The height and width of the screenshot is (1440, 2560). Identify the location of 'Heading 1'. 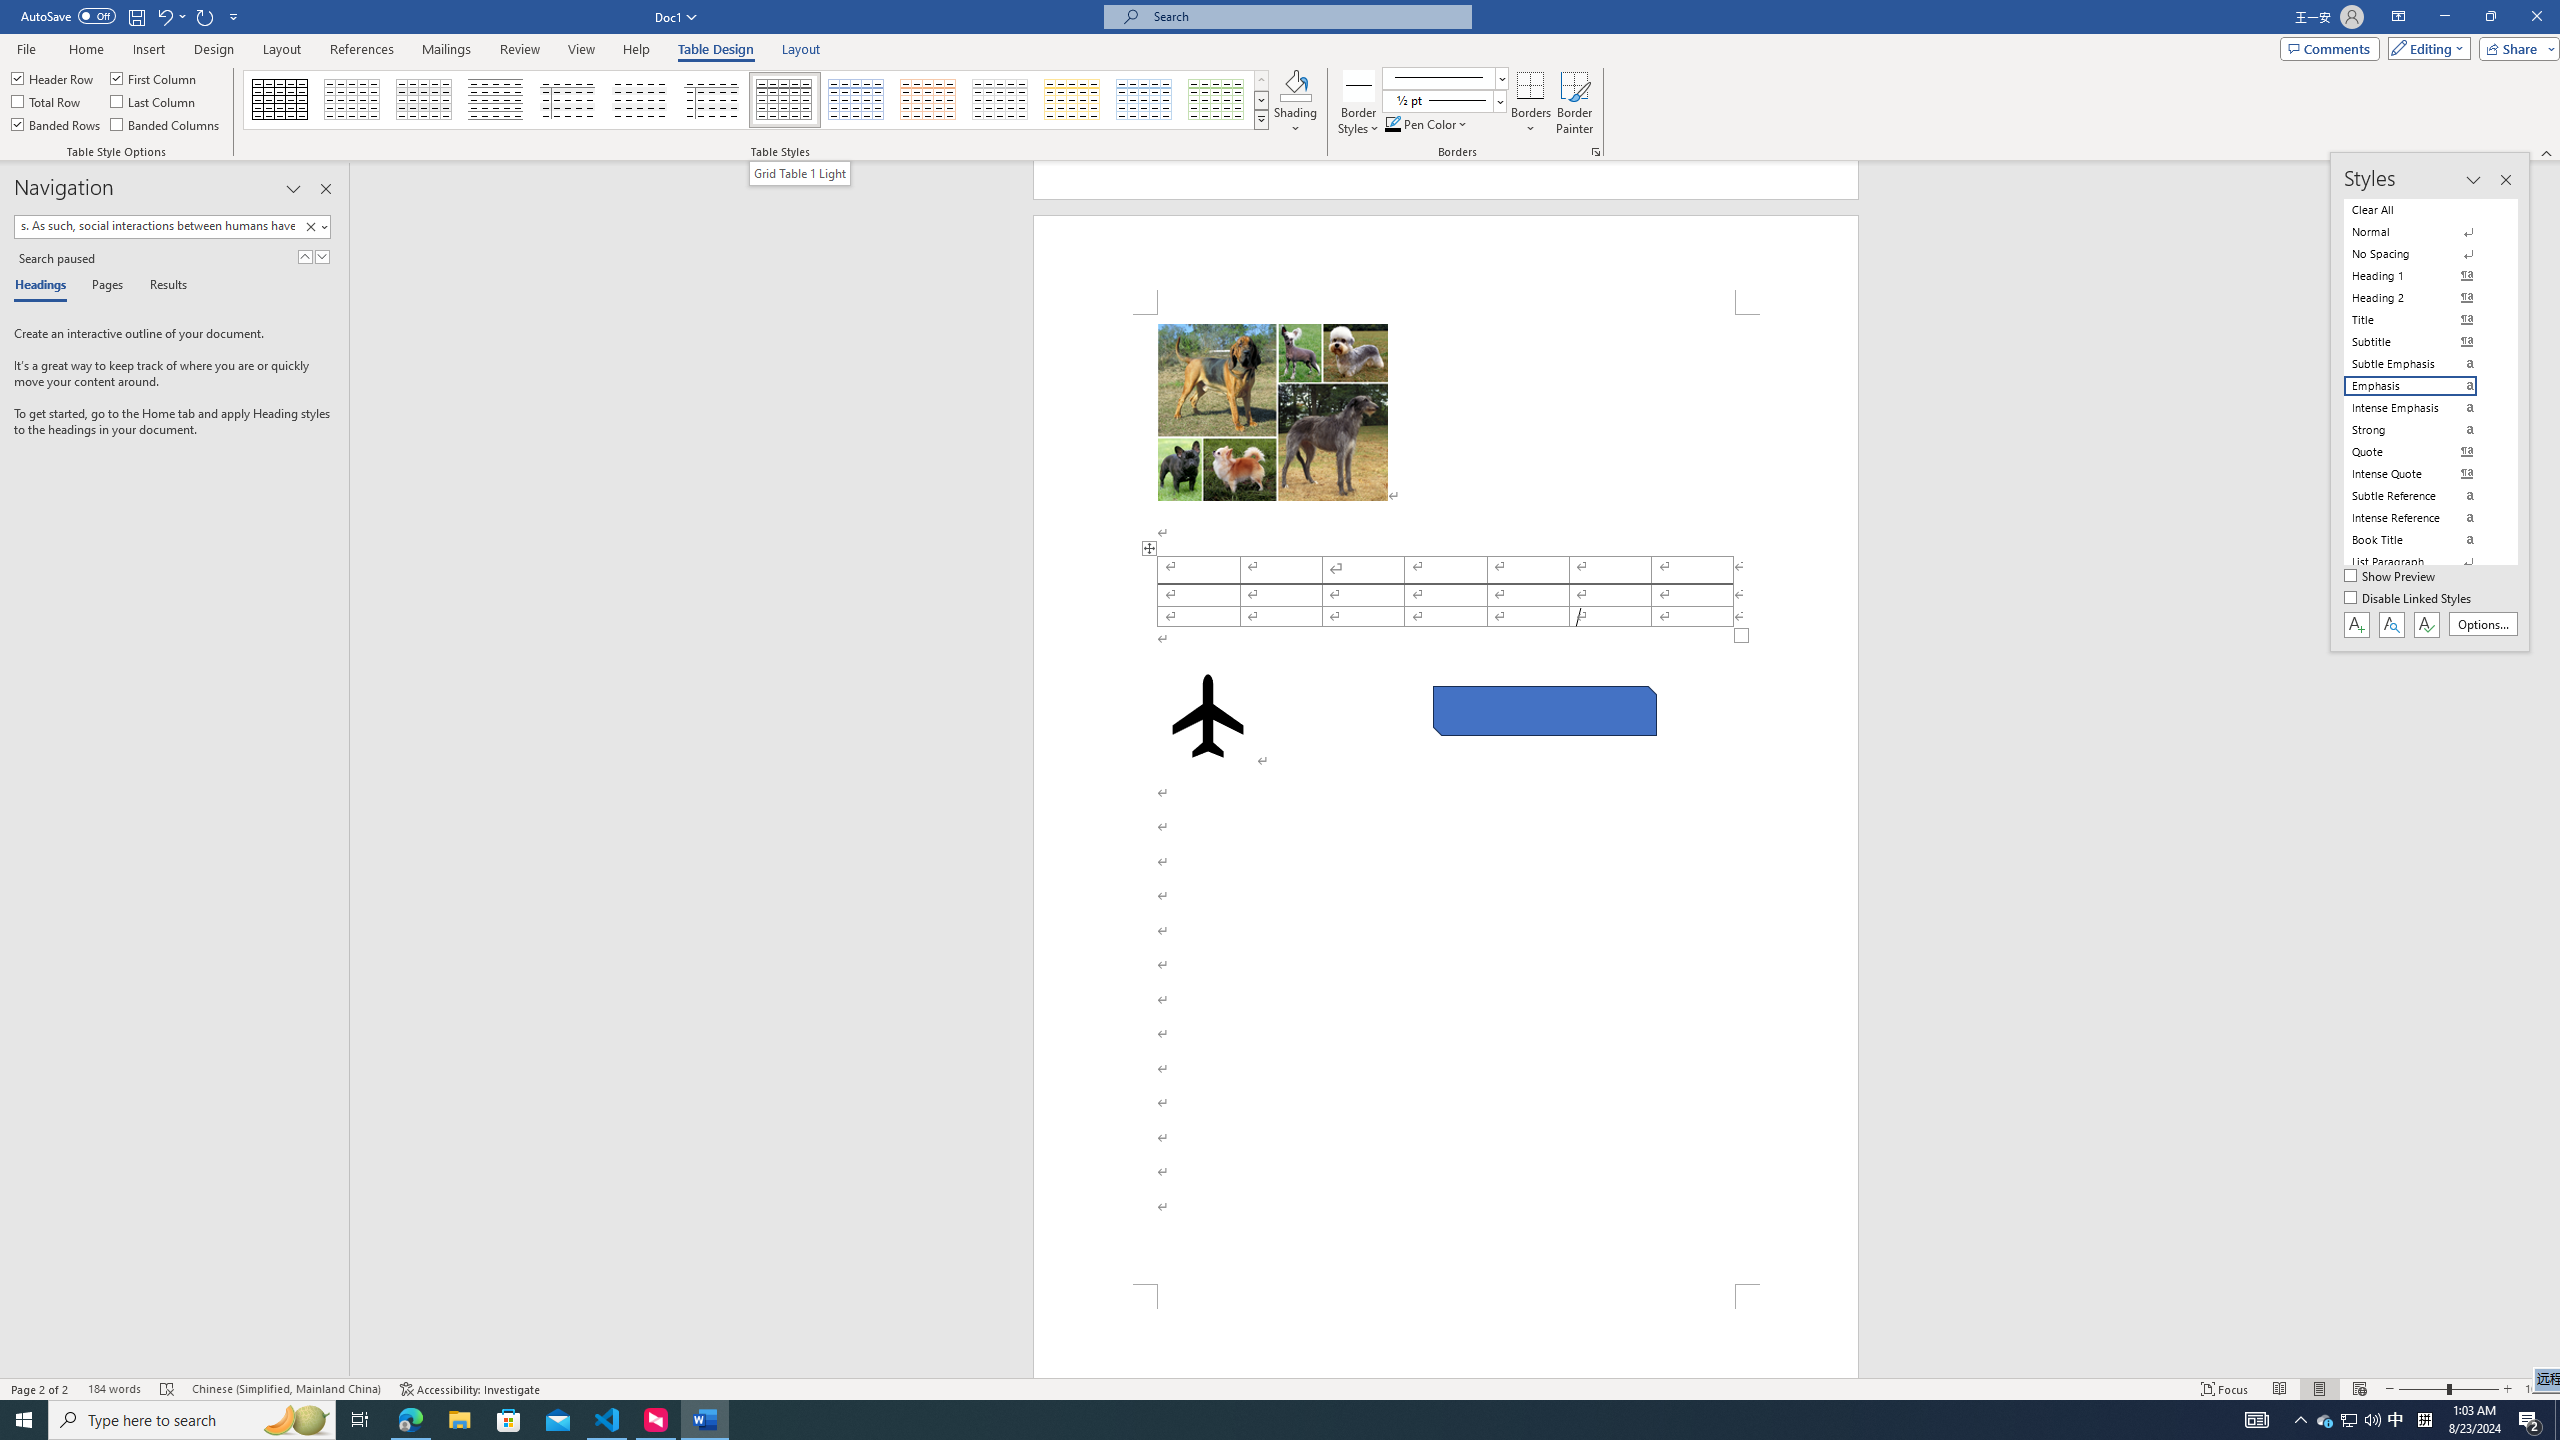
(2422, 275).